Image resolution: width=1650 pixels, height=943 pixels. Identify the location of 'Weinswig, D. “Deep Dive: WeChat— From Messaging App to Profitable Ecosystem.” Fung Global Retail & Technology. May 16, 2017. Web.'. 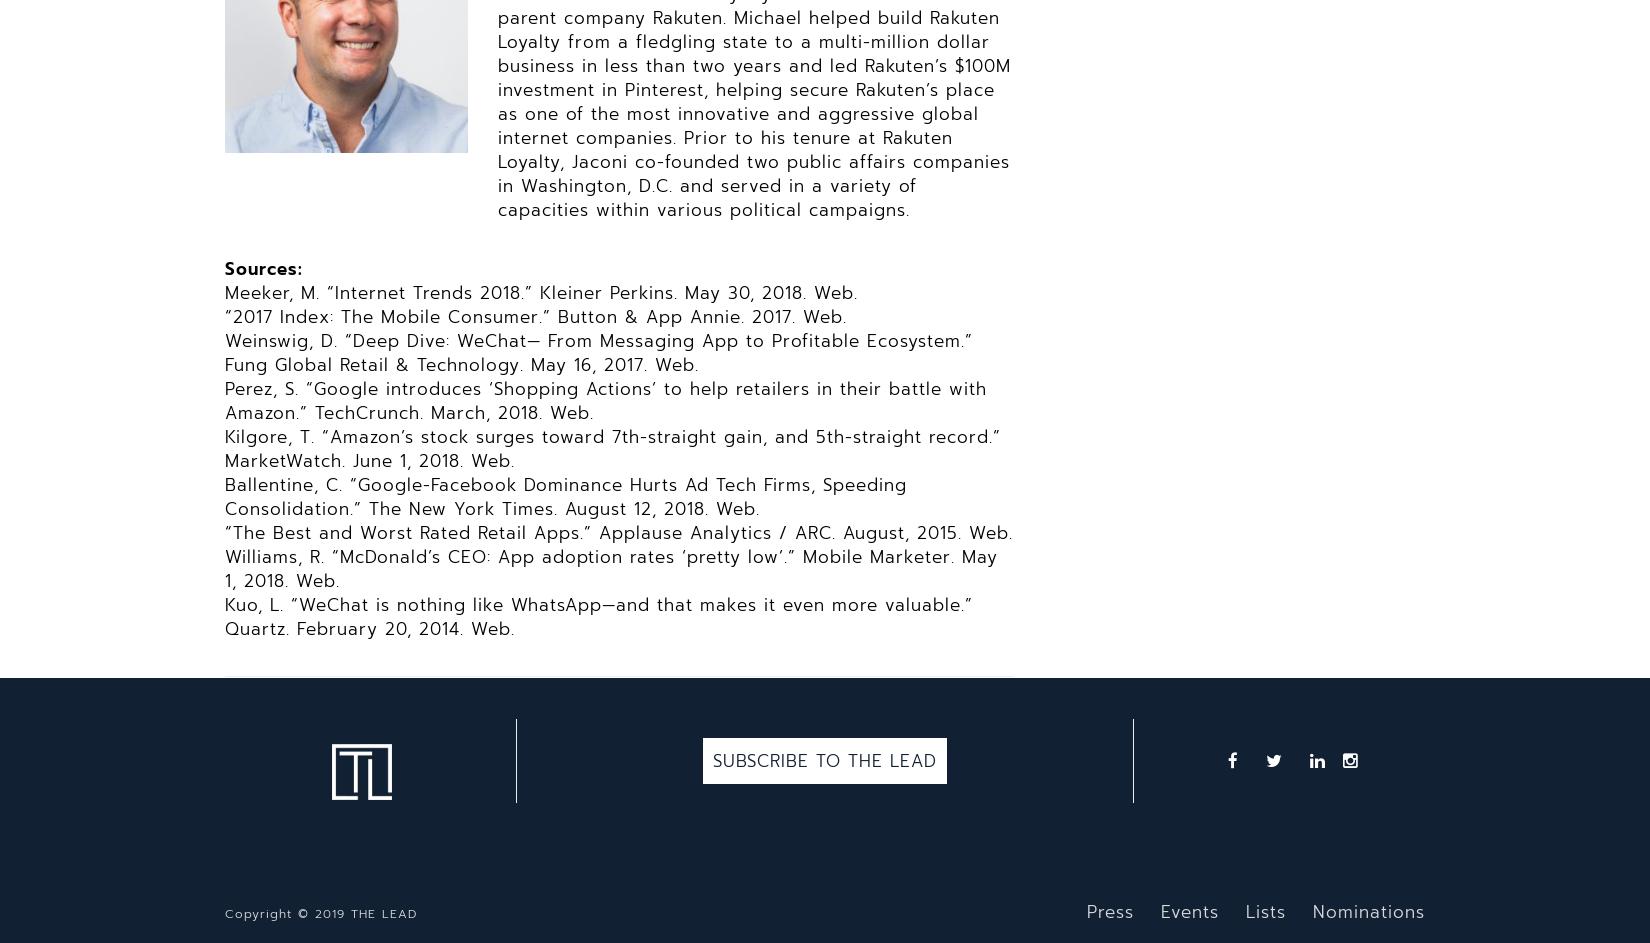
(597, 352).